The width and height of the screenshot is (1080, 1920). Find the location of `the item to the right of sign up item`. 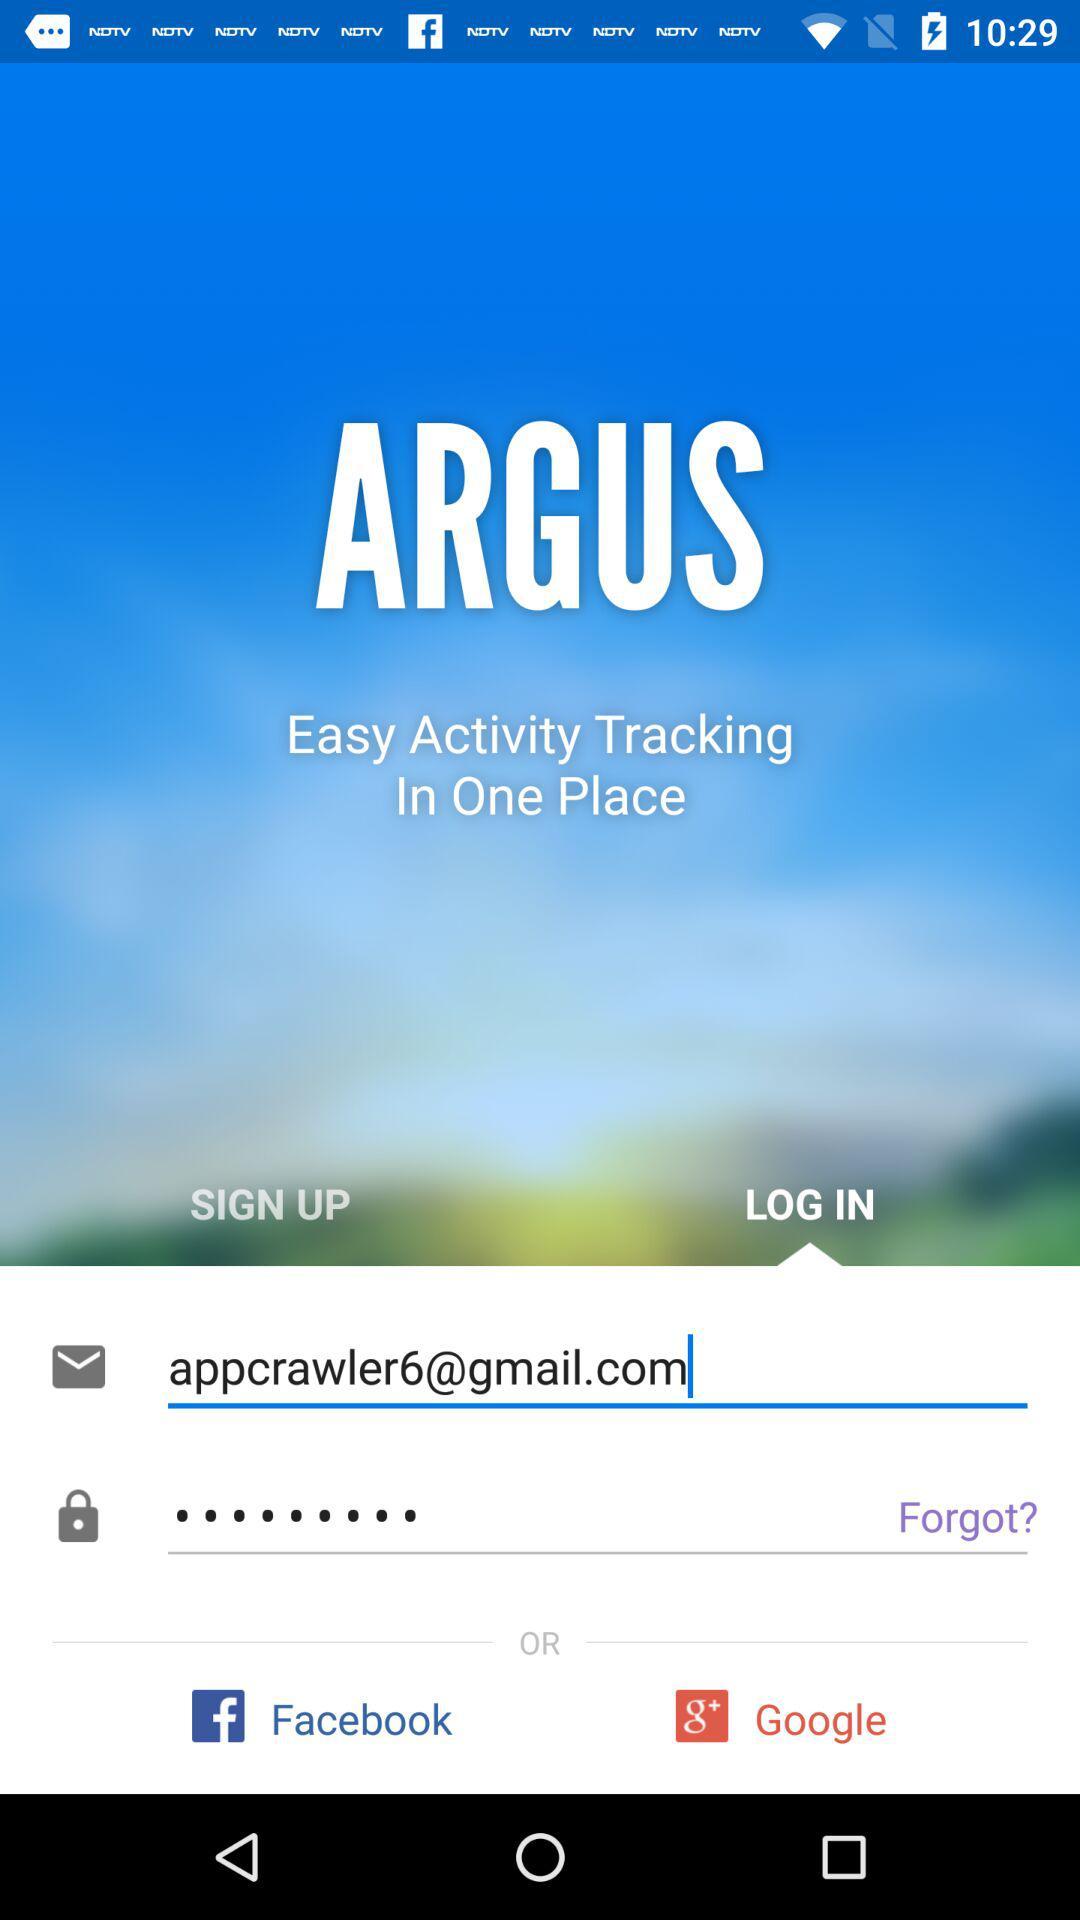

the item to the right of sign up item is located at coordinates (810, 1202).